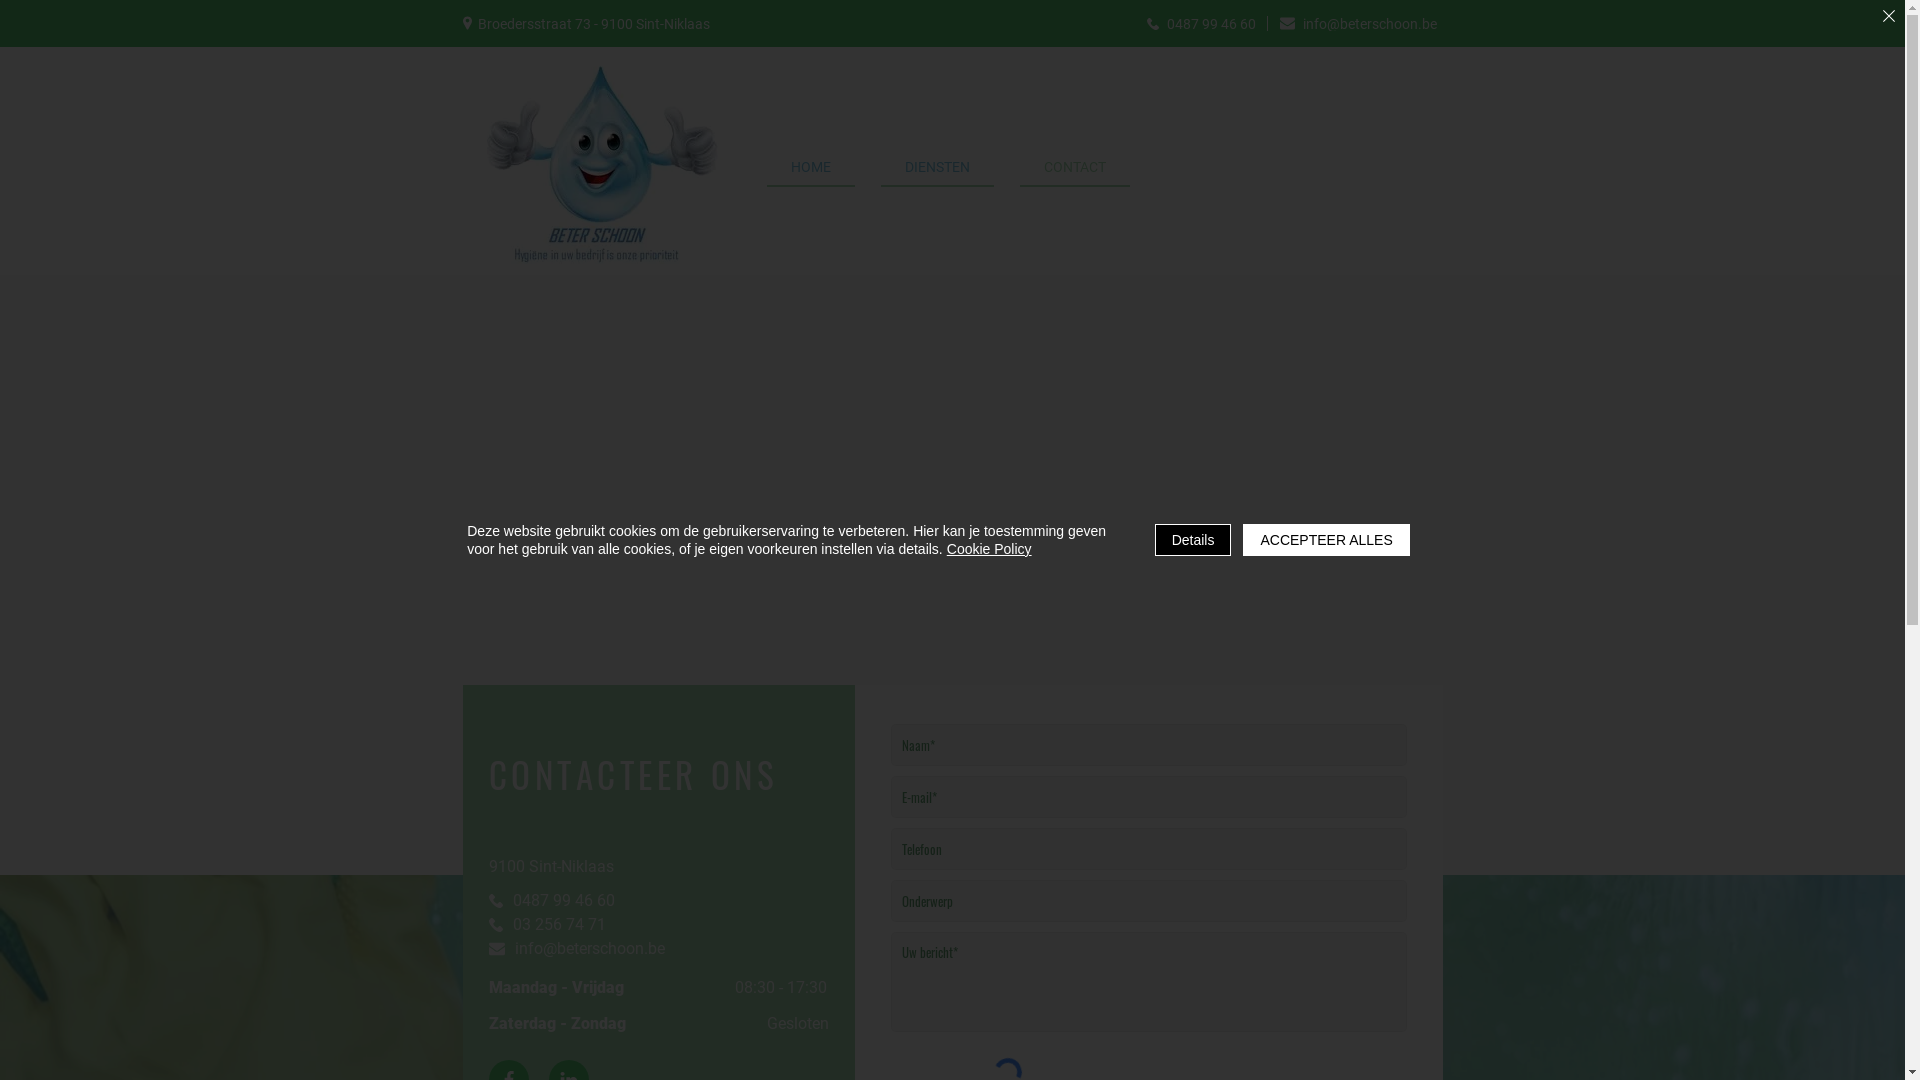 This screenshot has width=1920, height=1080. I want to click on 'Details', so click(1155, 540).